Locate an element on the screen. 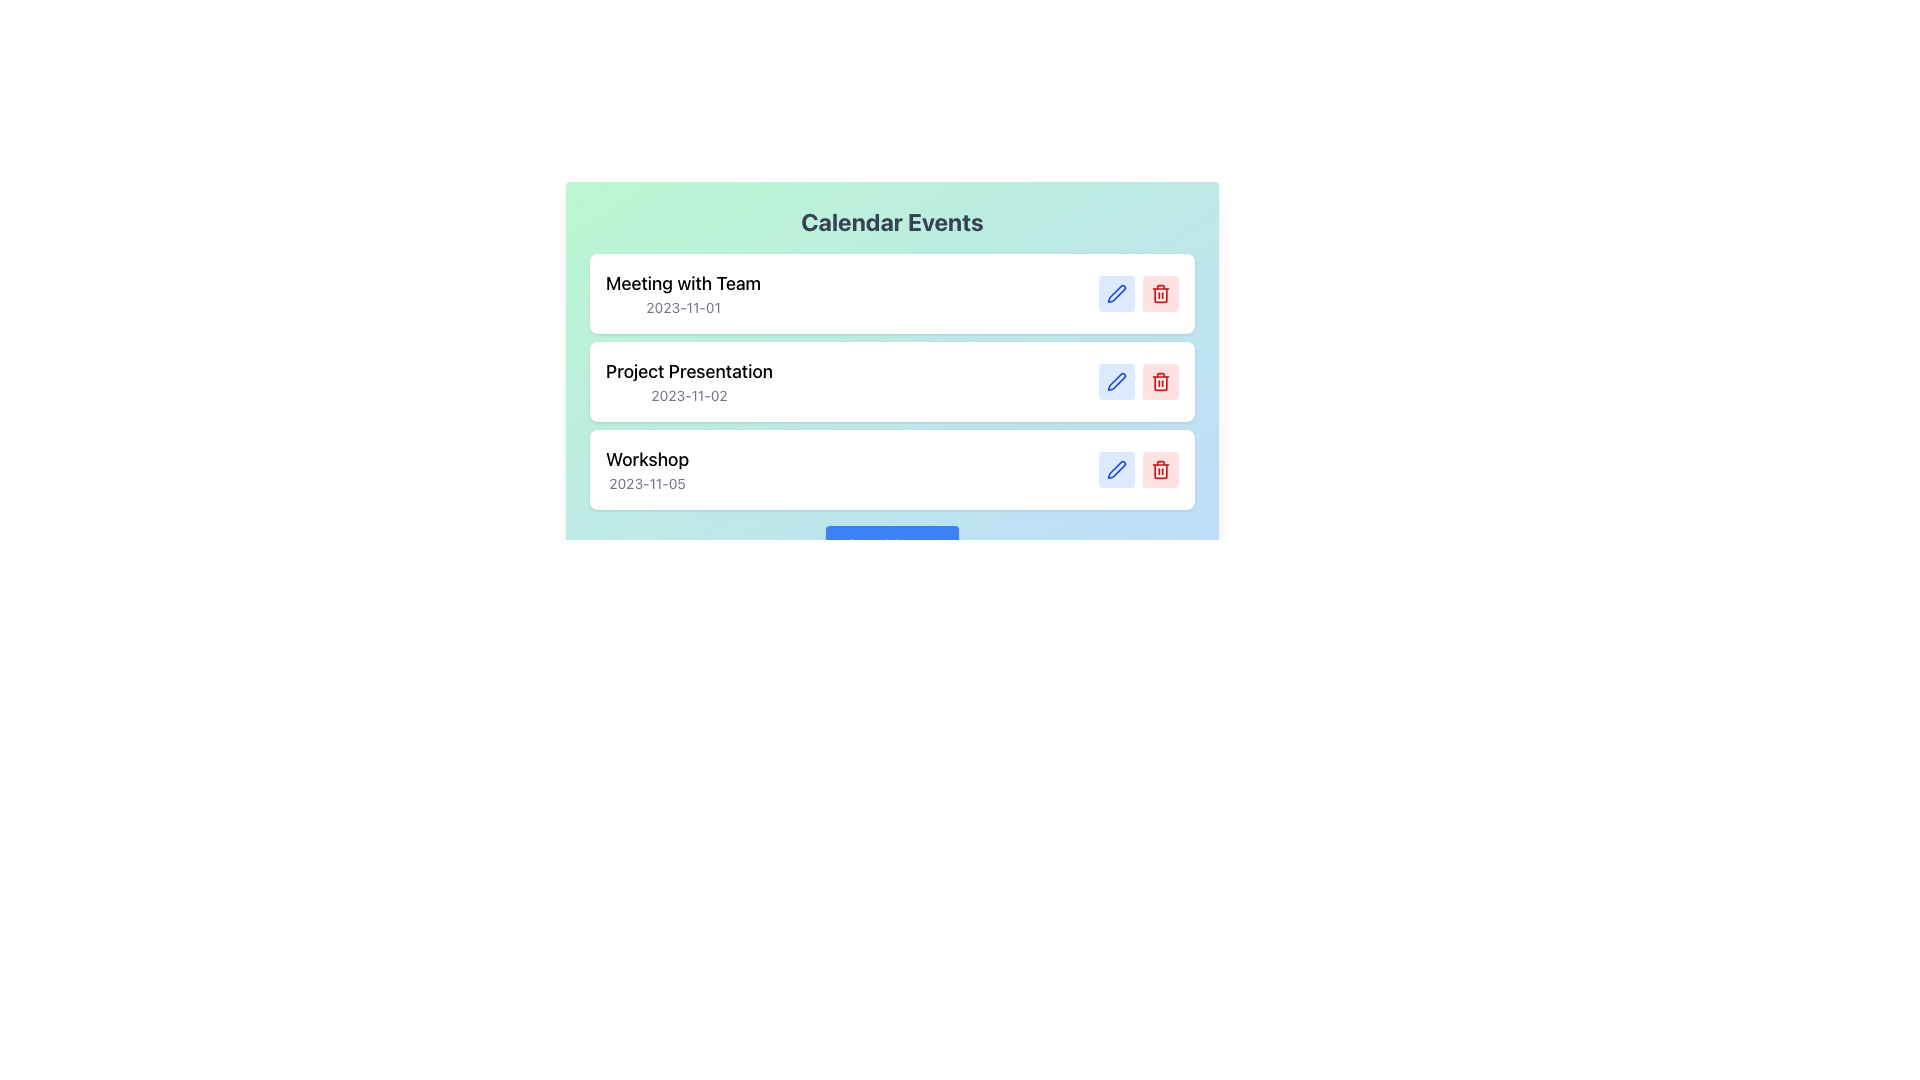 The height and width of the screenshot is (1080, 1920). the central portion of the trash bin icon, which represents the delete operation for an event option is located at coordinates (1161, 294).